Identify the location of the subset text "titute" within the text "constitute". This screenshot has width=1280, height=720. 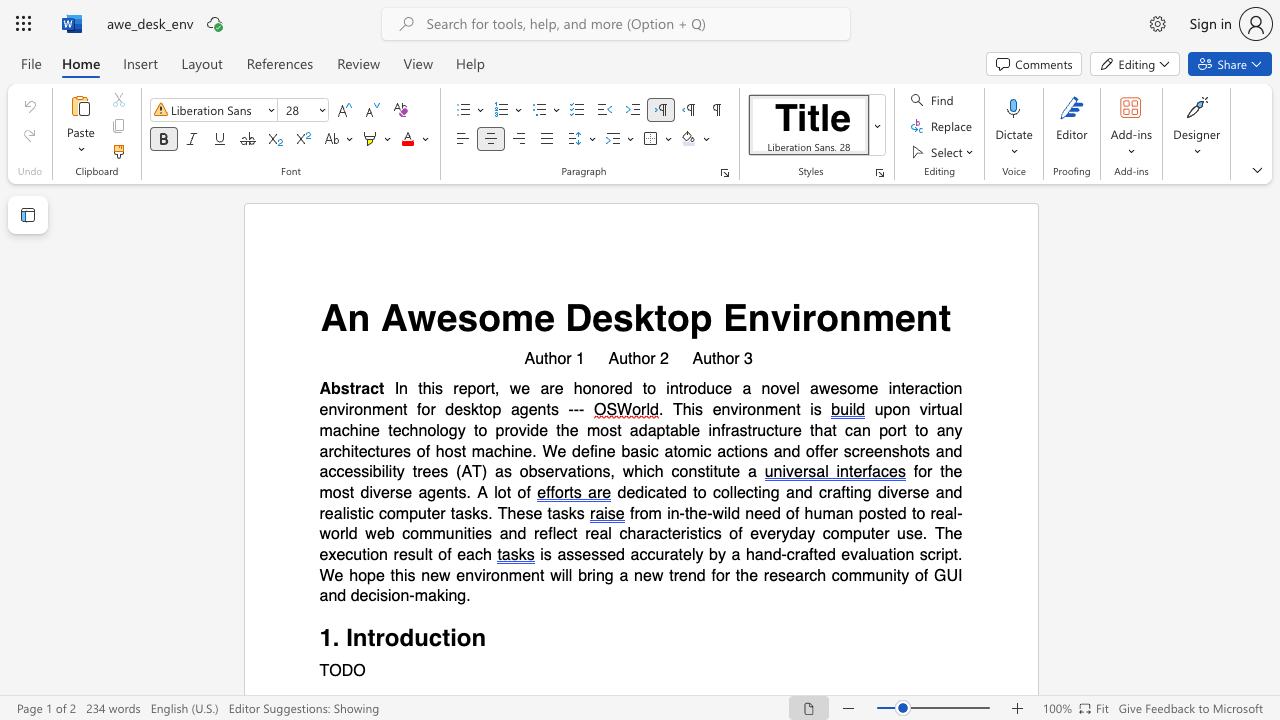
(705, 472).